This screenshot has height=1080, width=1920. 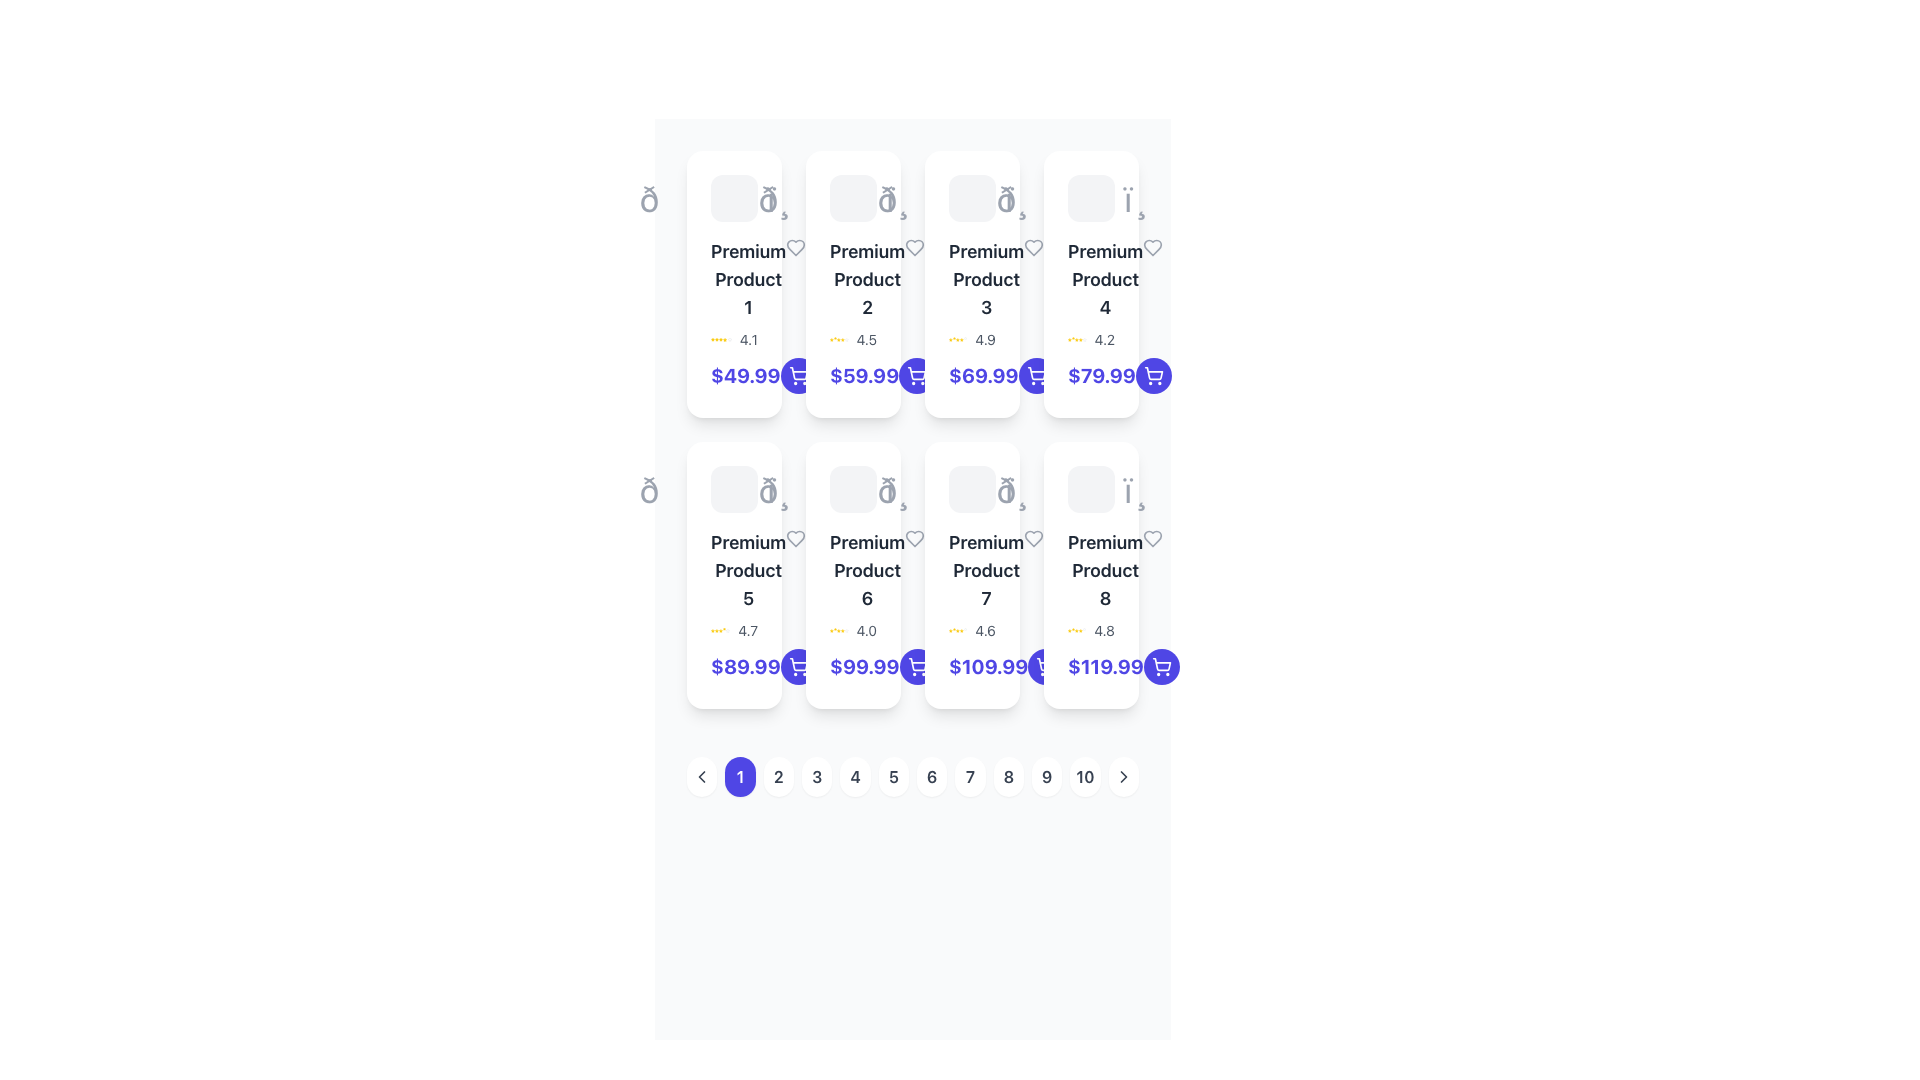 I want to click on the stars in the rating display of 'Premium Product 1' to interact with the ratings, so click(x=733, y=338).